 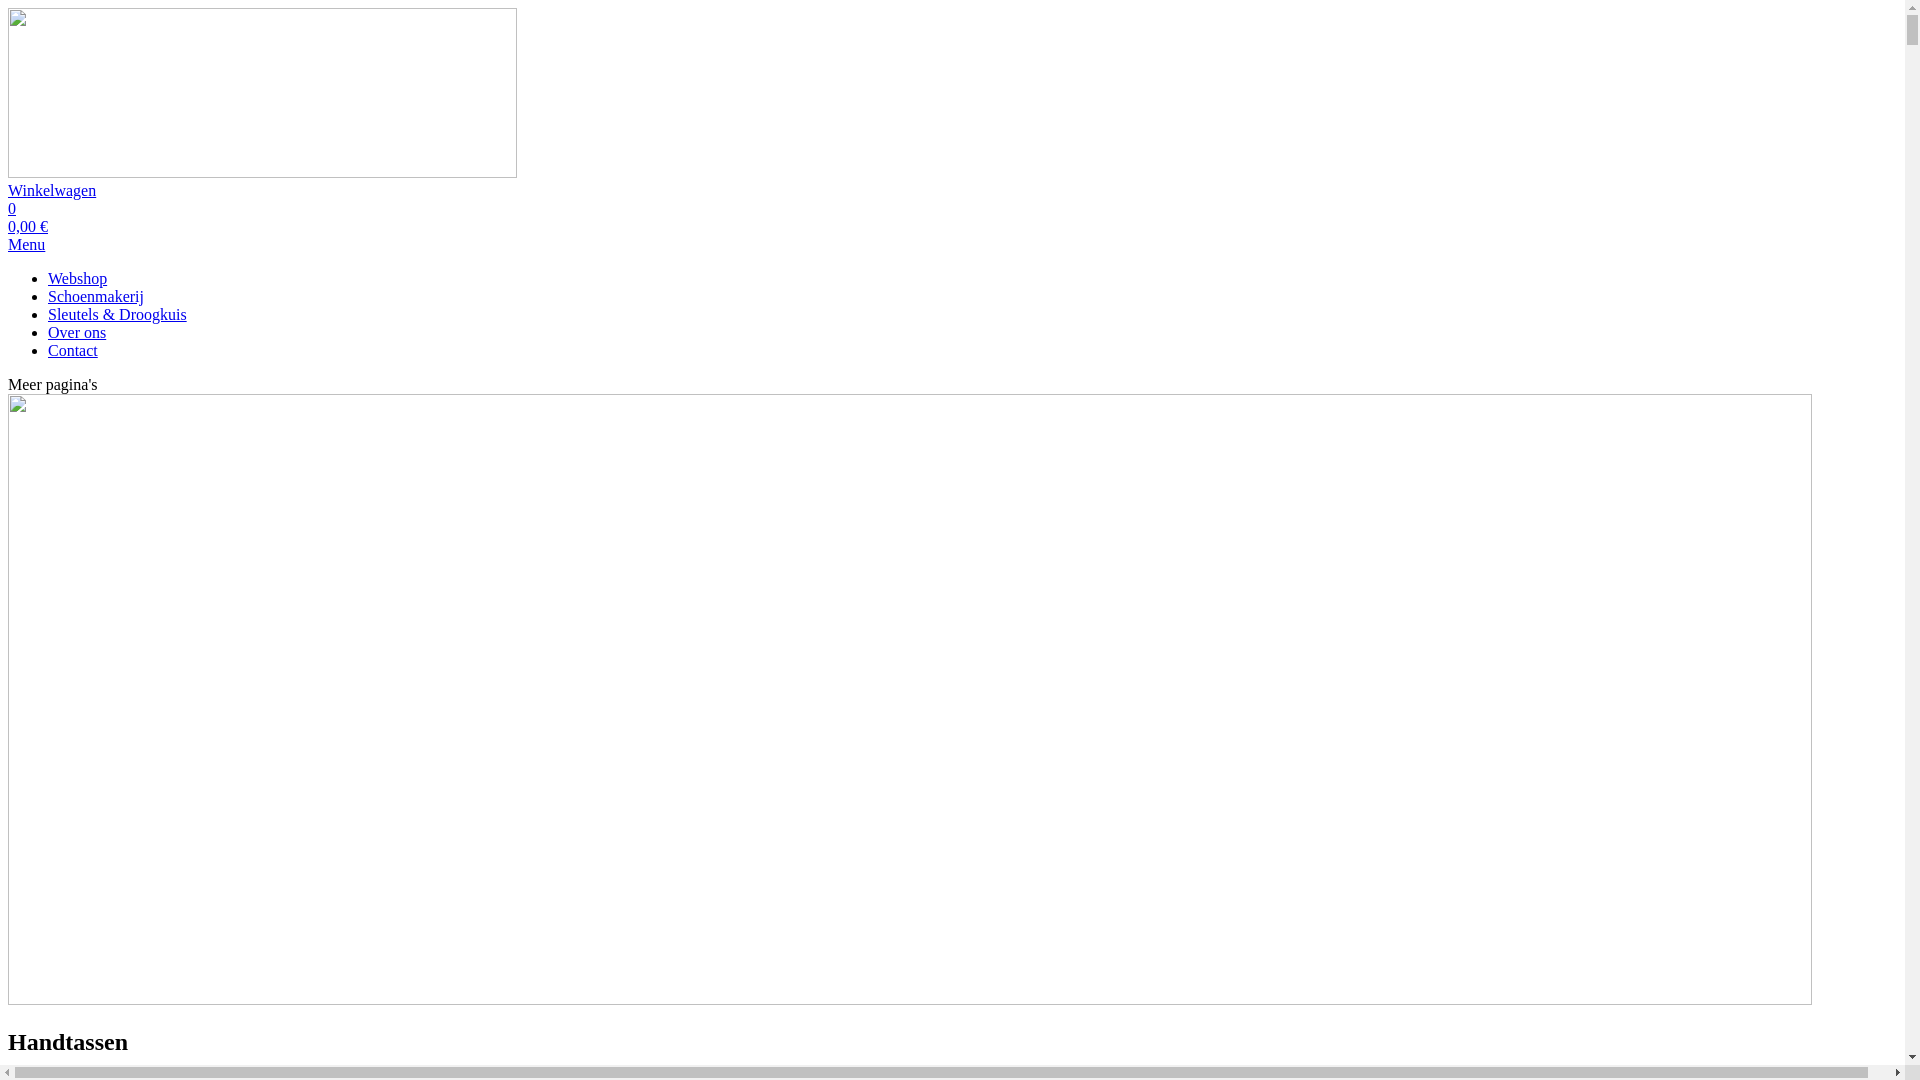 I want to click on 'Contact', so click(x=72, y=349).